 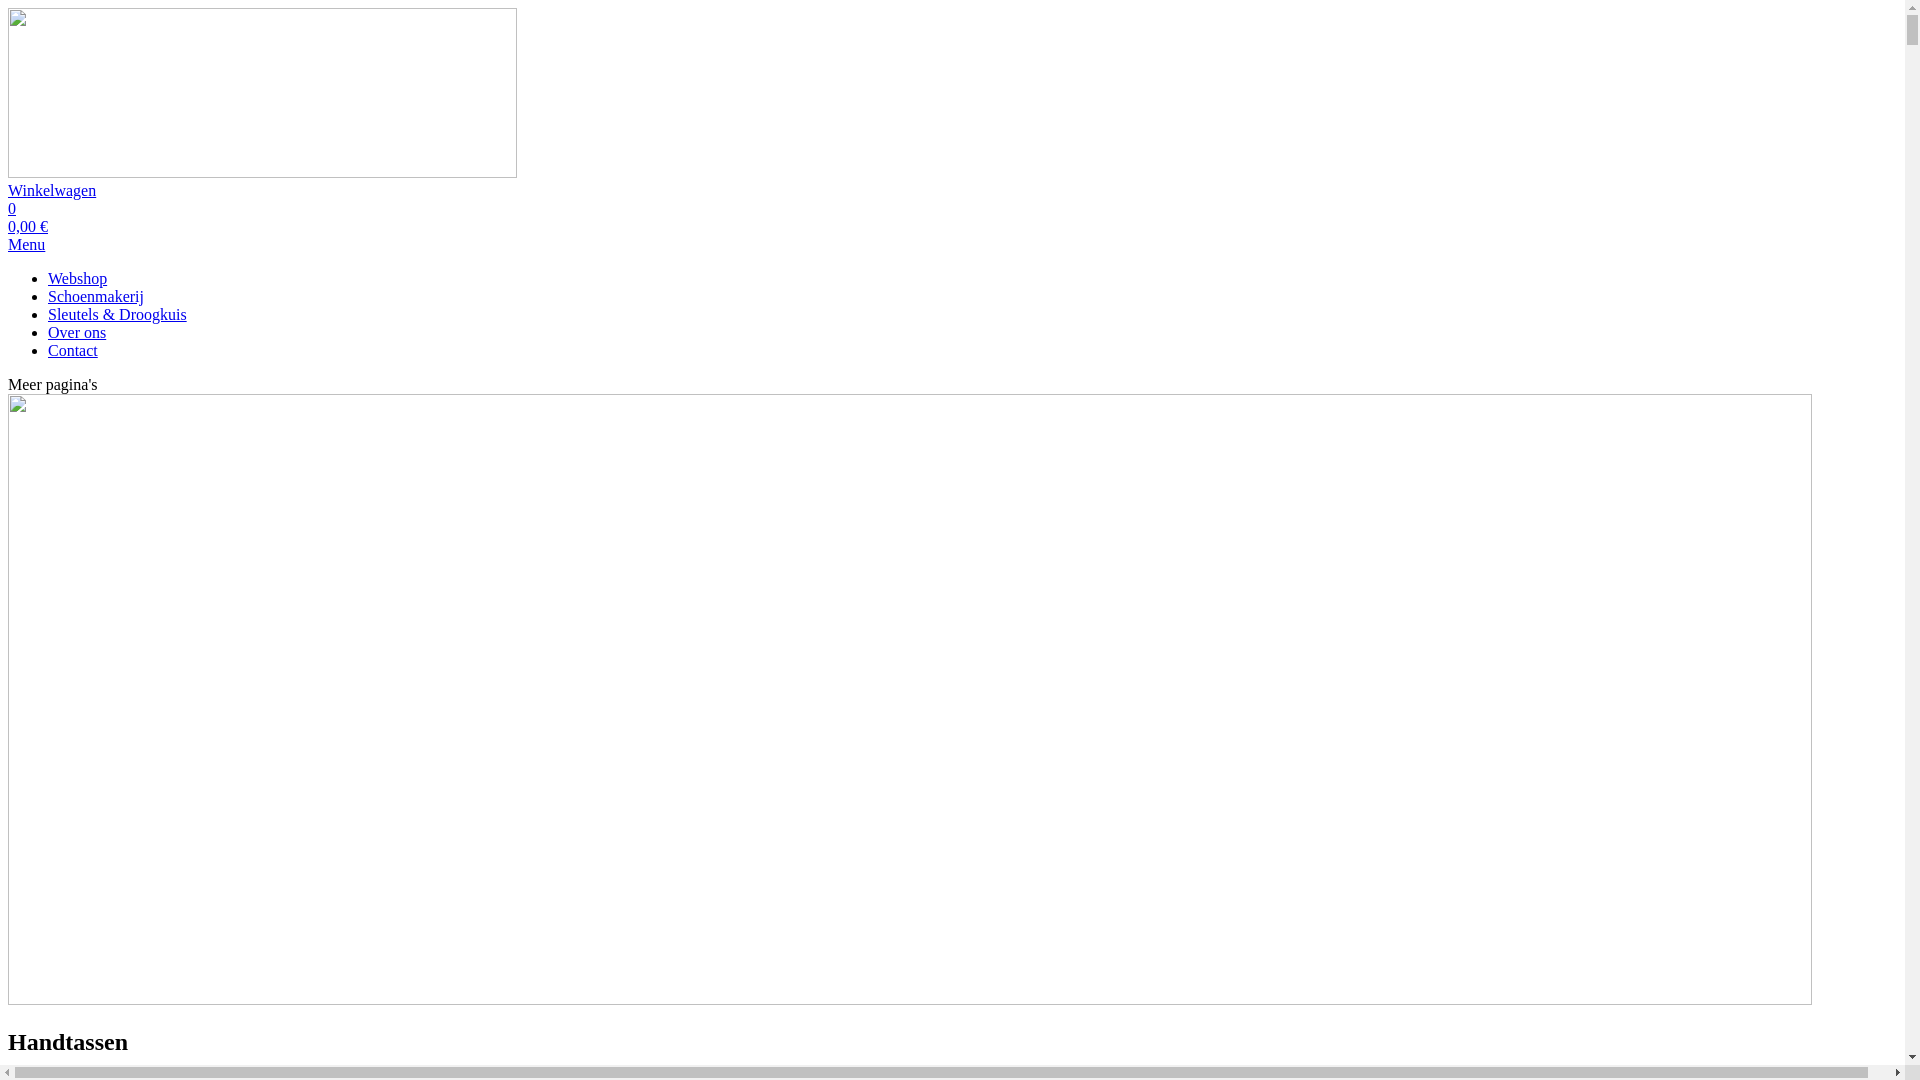 I want to click on 'Contact', so click(x=72, y=349).